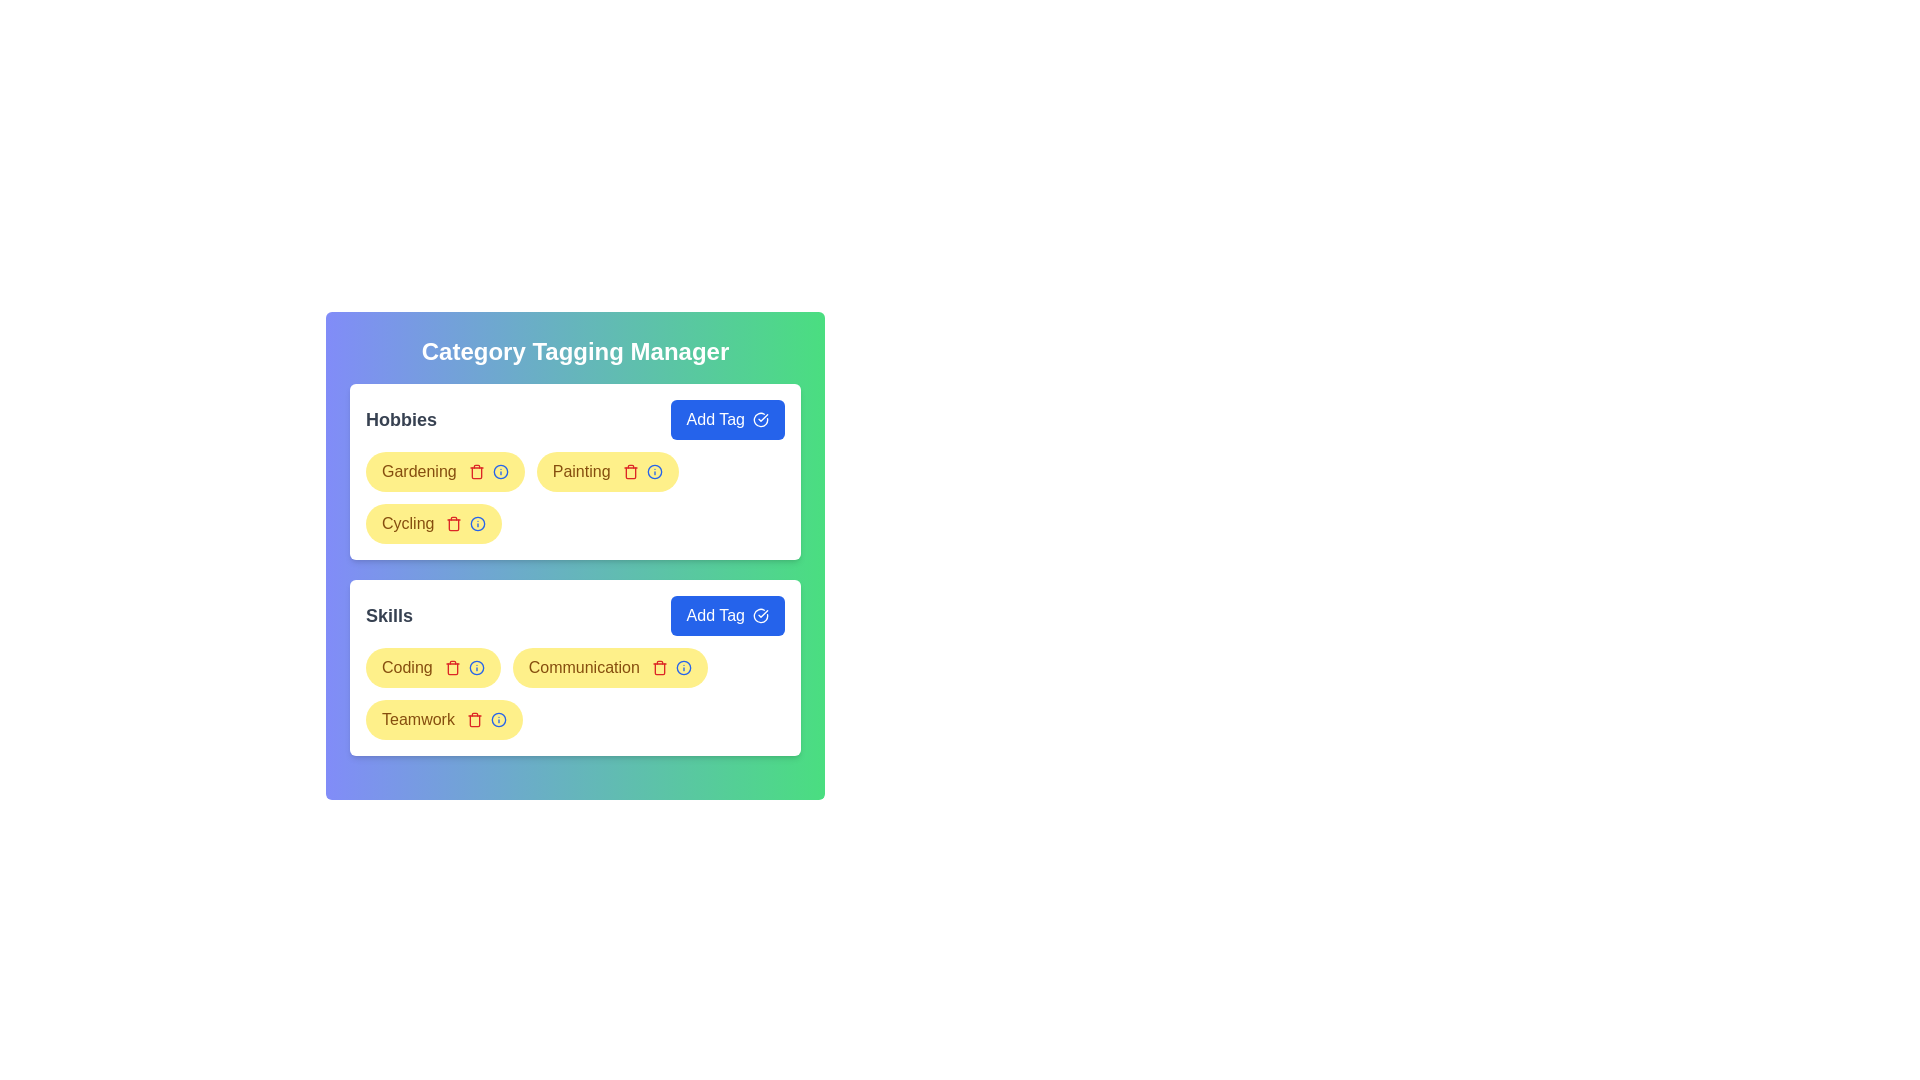  I want to click on the delete button icon located to the right of the 'Cycling' text in the 'Hobbies' section, so click(453, 523).